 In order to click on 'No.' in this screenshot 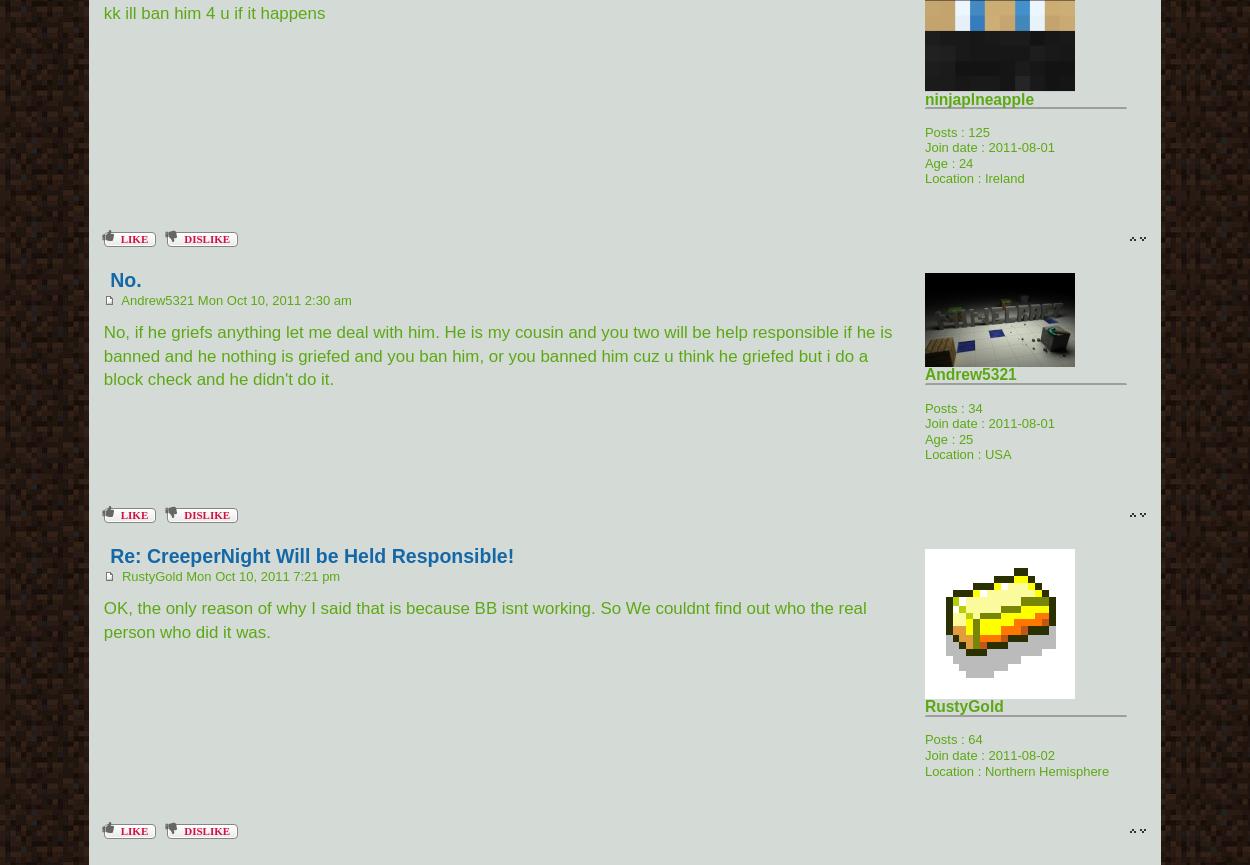, I will do `click(125, 279)`.